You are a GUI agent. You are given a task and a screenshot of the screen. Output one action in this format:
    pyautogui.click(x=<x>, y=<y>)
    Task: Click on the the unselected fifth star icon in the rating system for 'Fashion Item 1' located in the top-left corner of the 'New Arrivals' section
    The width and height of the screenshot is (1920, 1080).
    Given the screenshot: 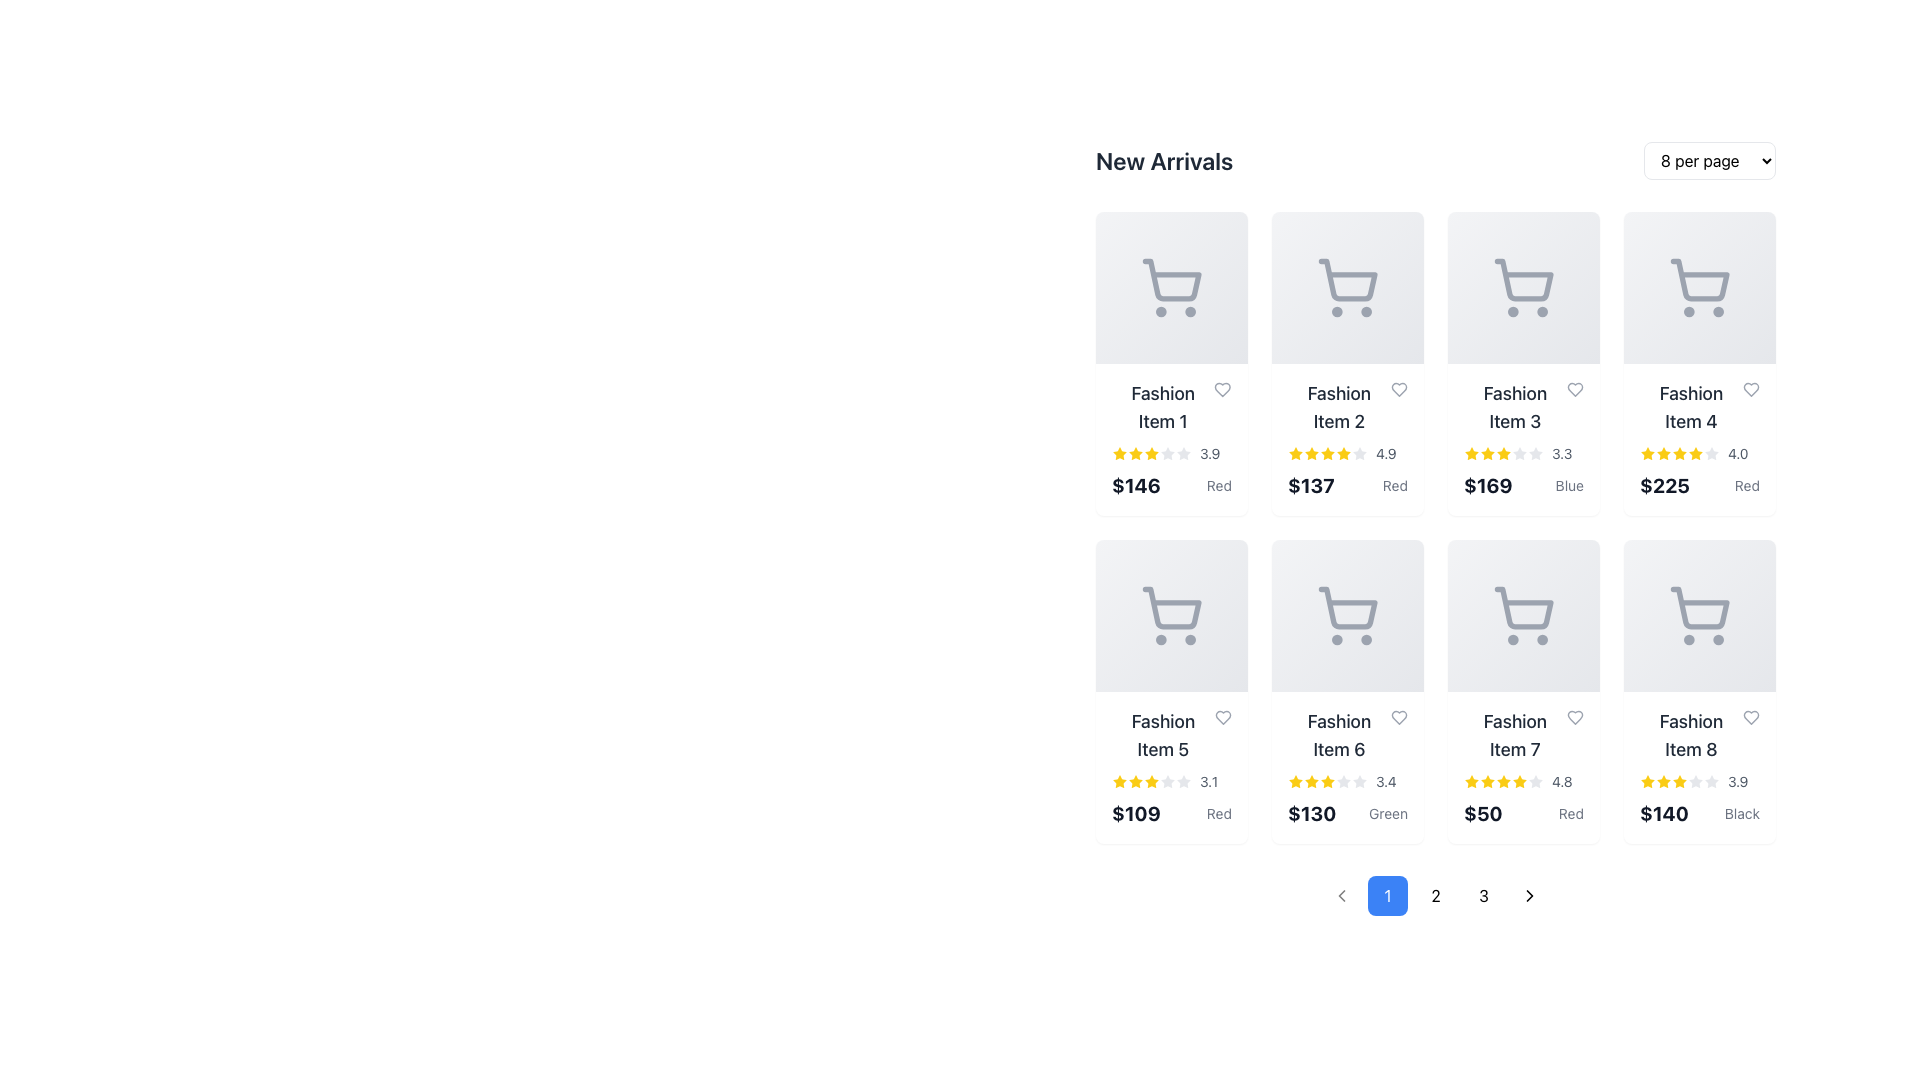 What is the action you would take?
    pyautogui.click(x=1184, y=454)
    